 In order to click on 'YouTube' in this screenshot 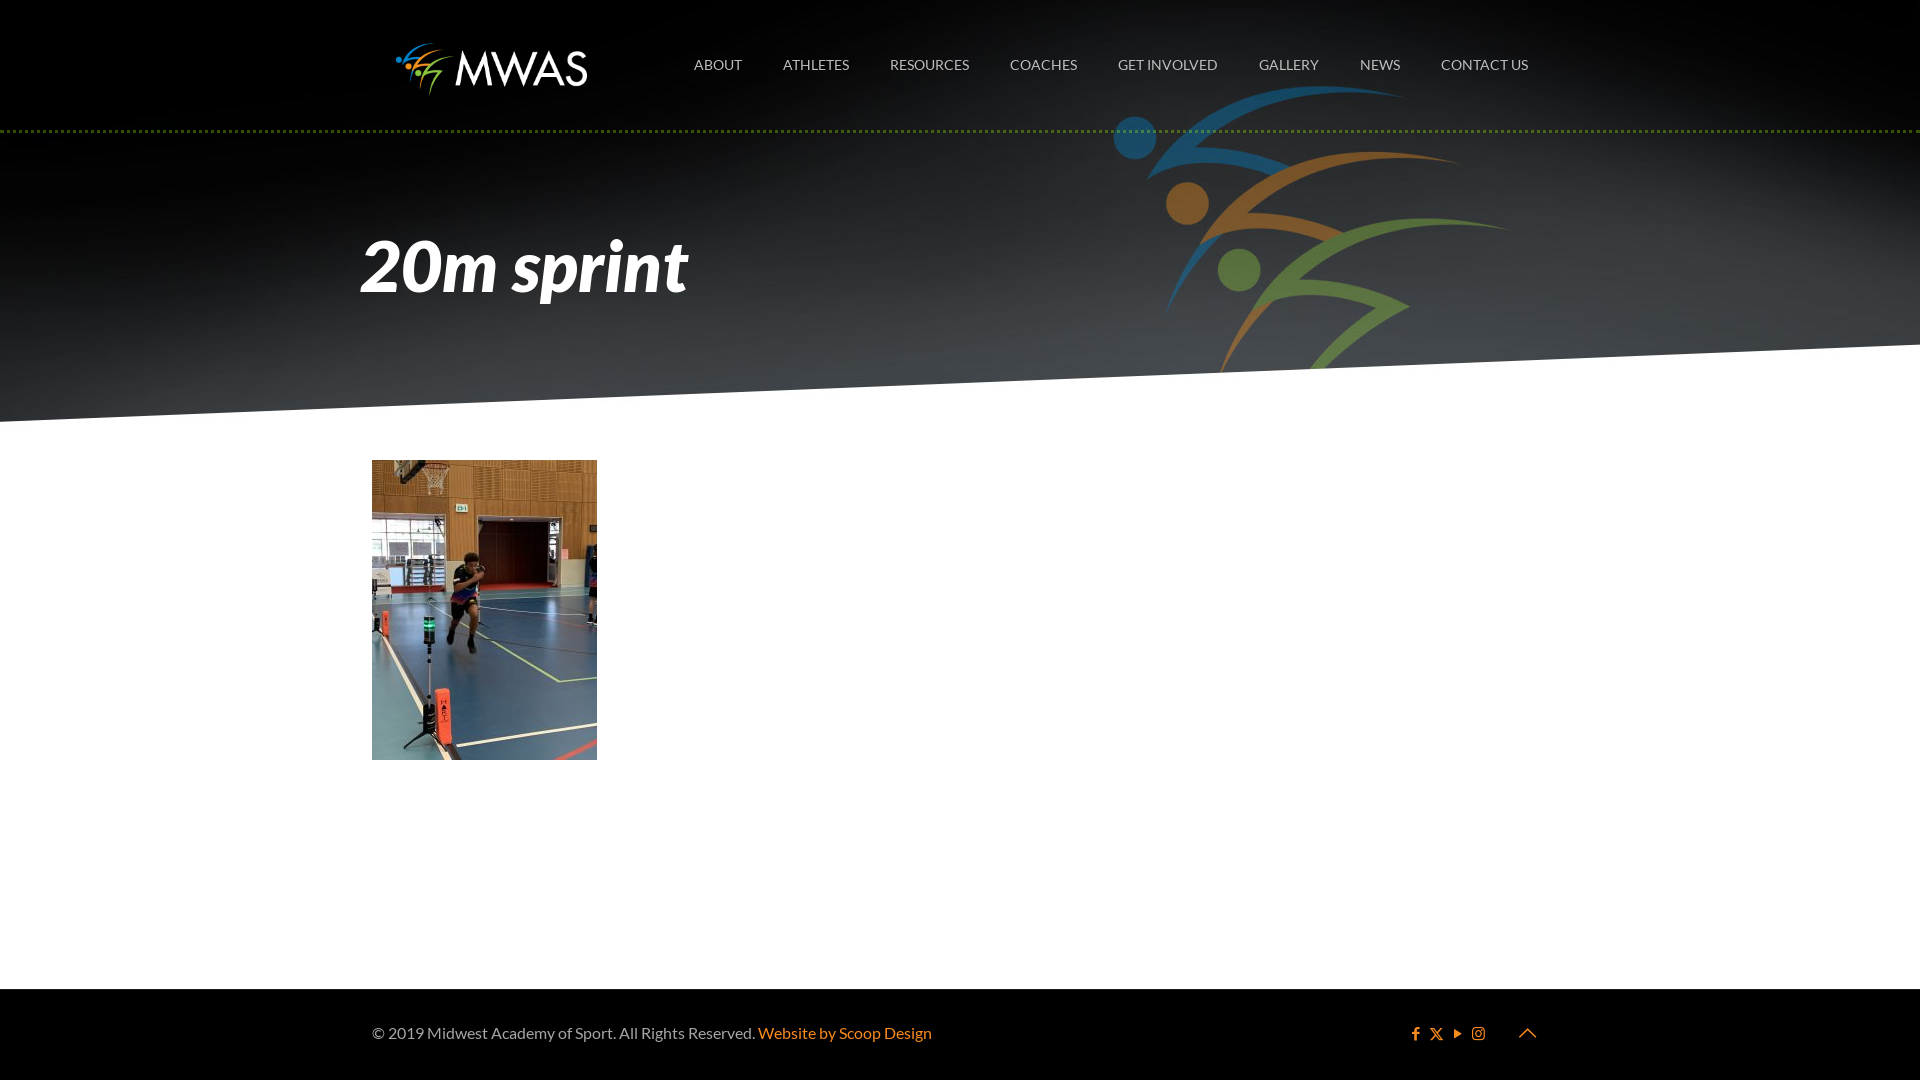, I will do `click(1457, 1033)`.